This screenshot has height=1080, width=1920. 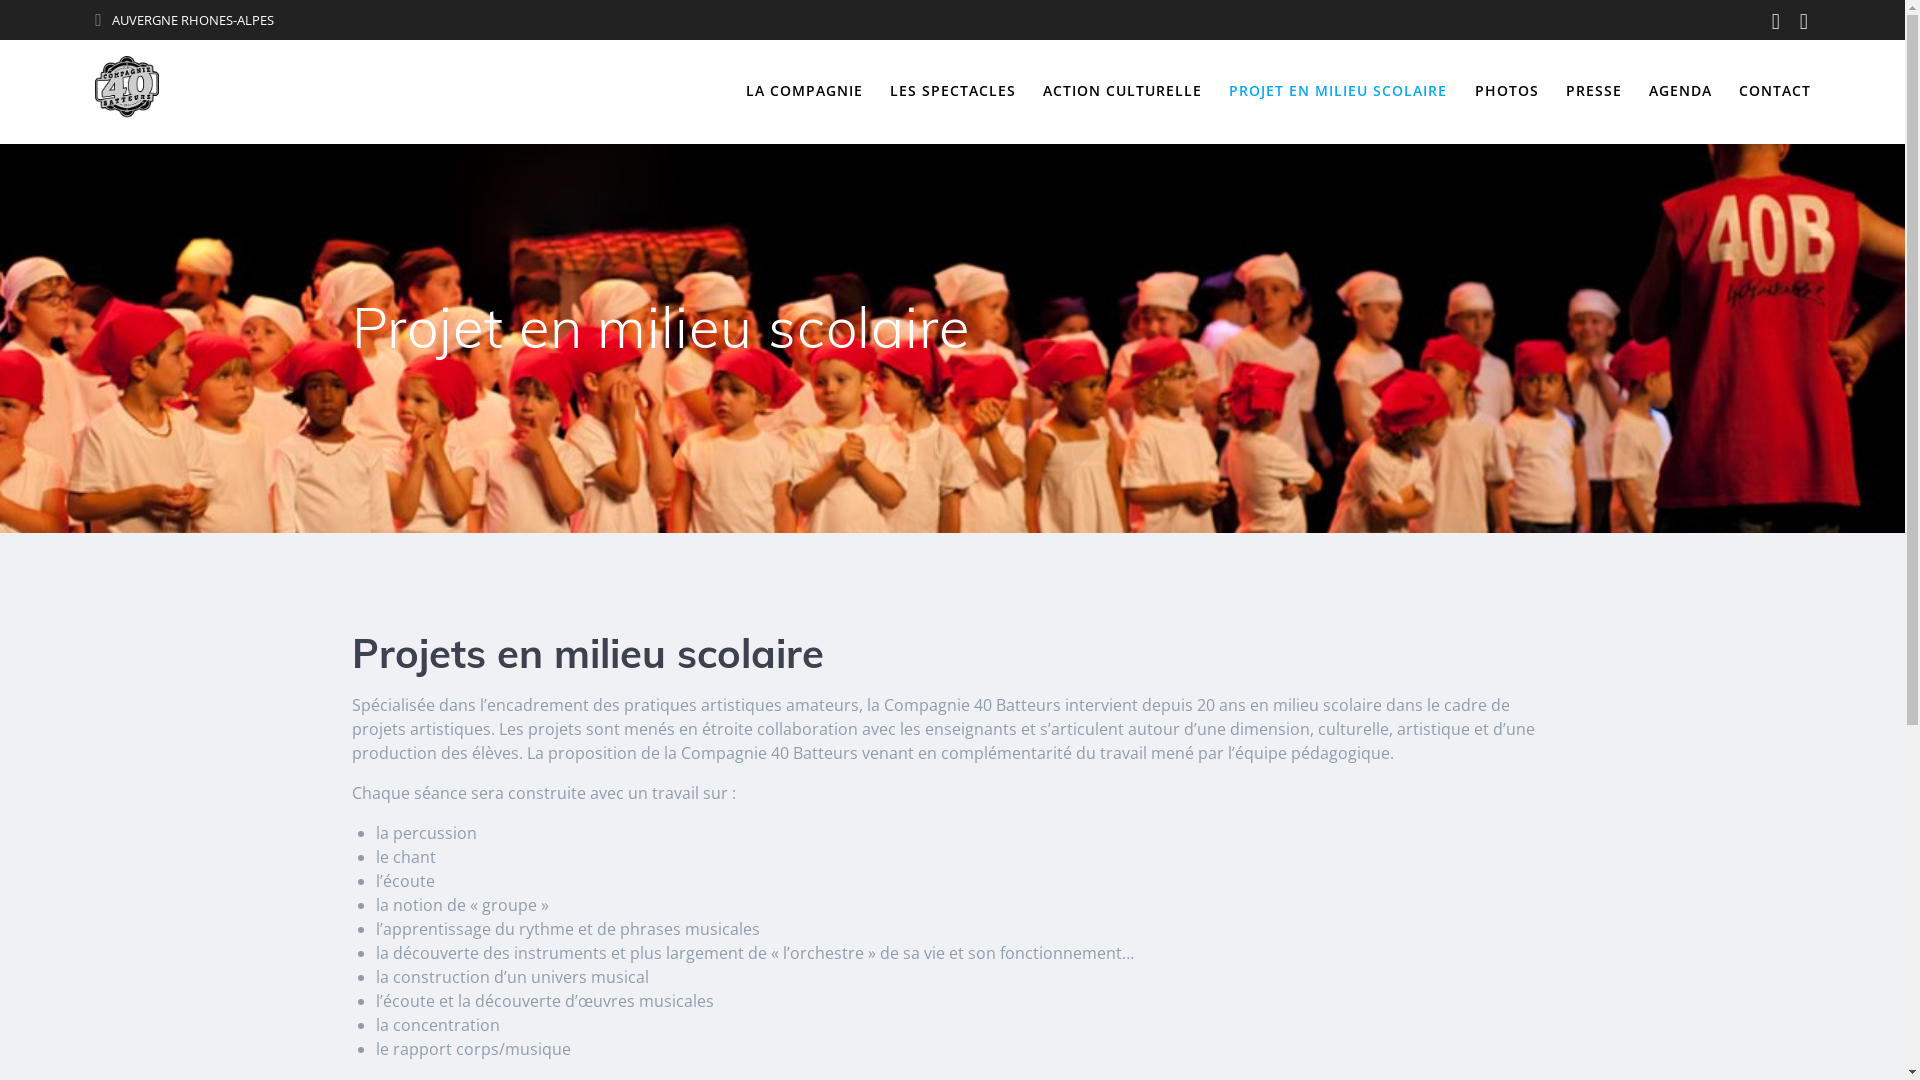 I want to click on 'PROJET EN MILIEU SCOLAIRE', so click(x=1338, y=91).